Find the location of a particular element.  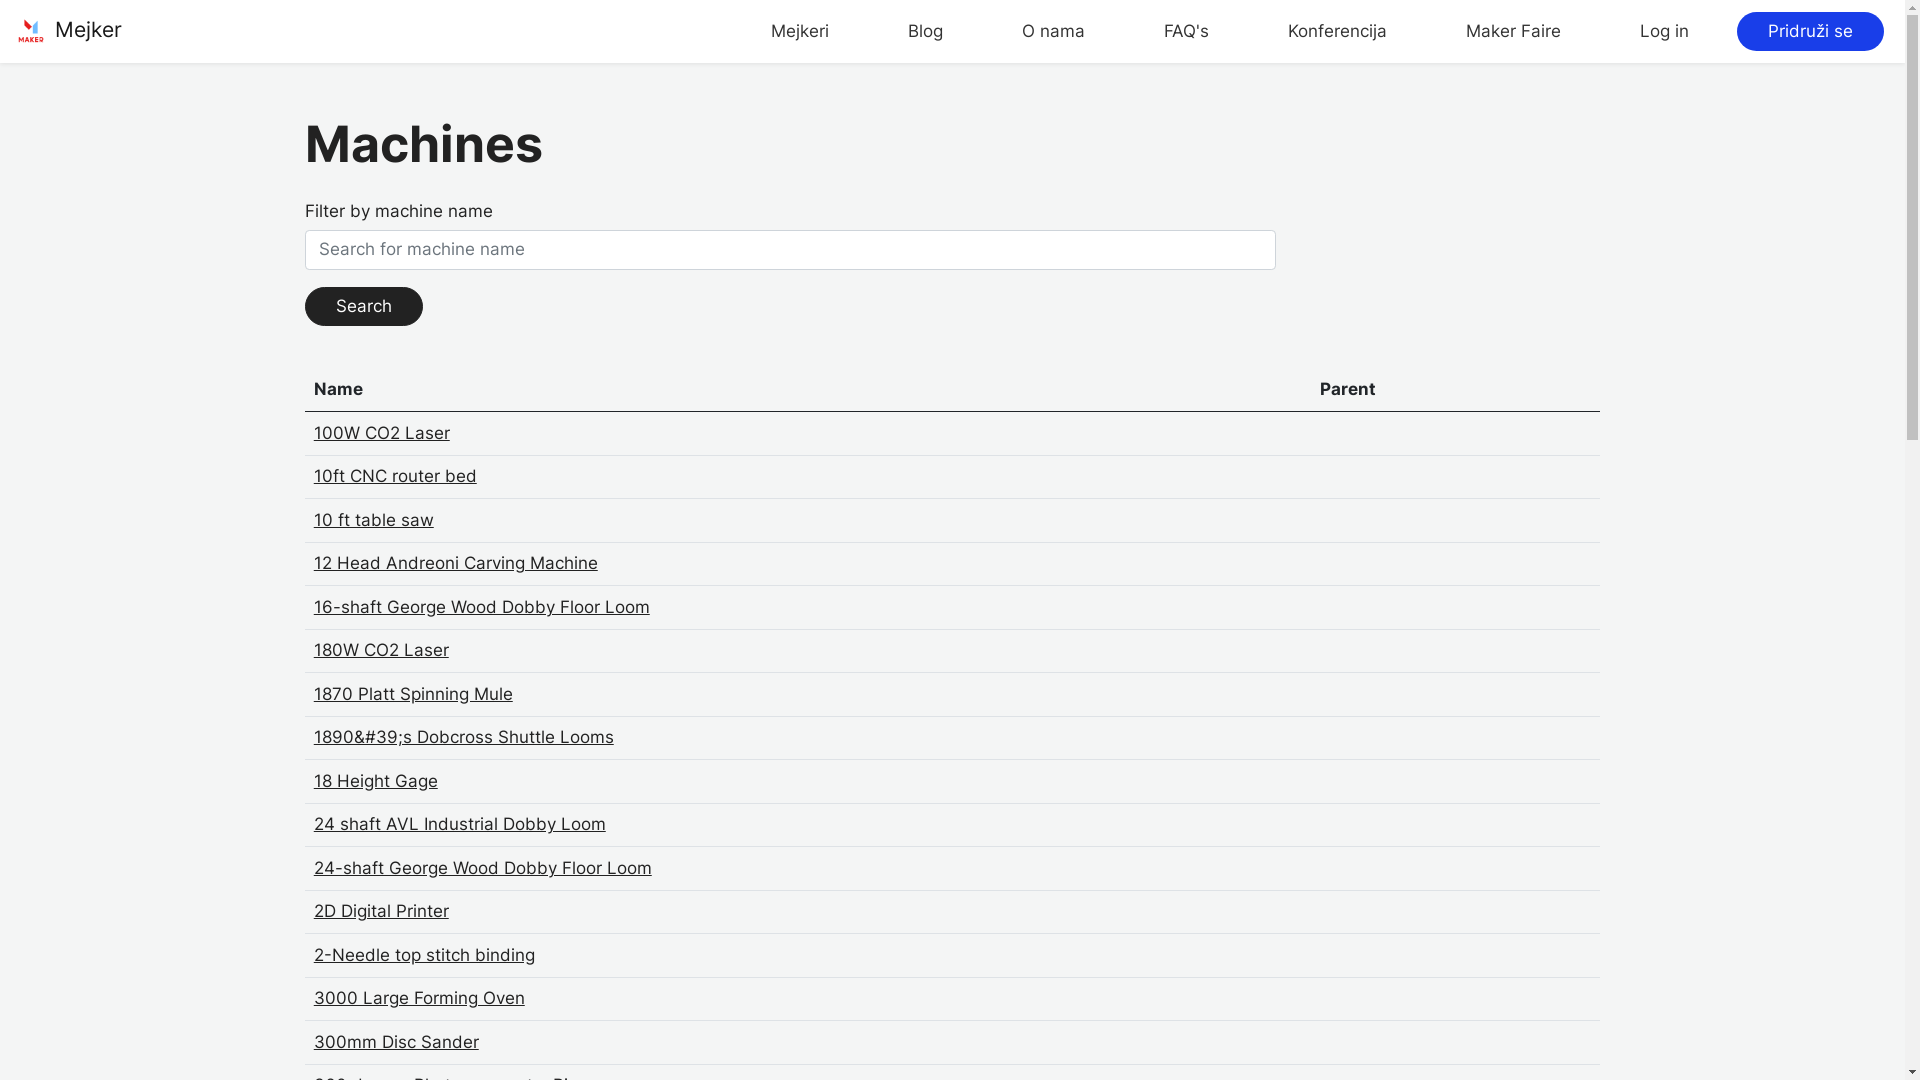

'Konferencija' is located at coordinates (1337, 31).